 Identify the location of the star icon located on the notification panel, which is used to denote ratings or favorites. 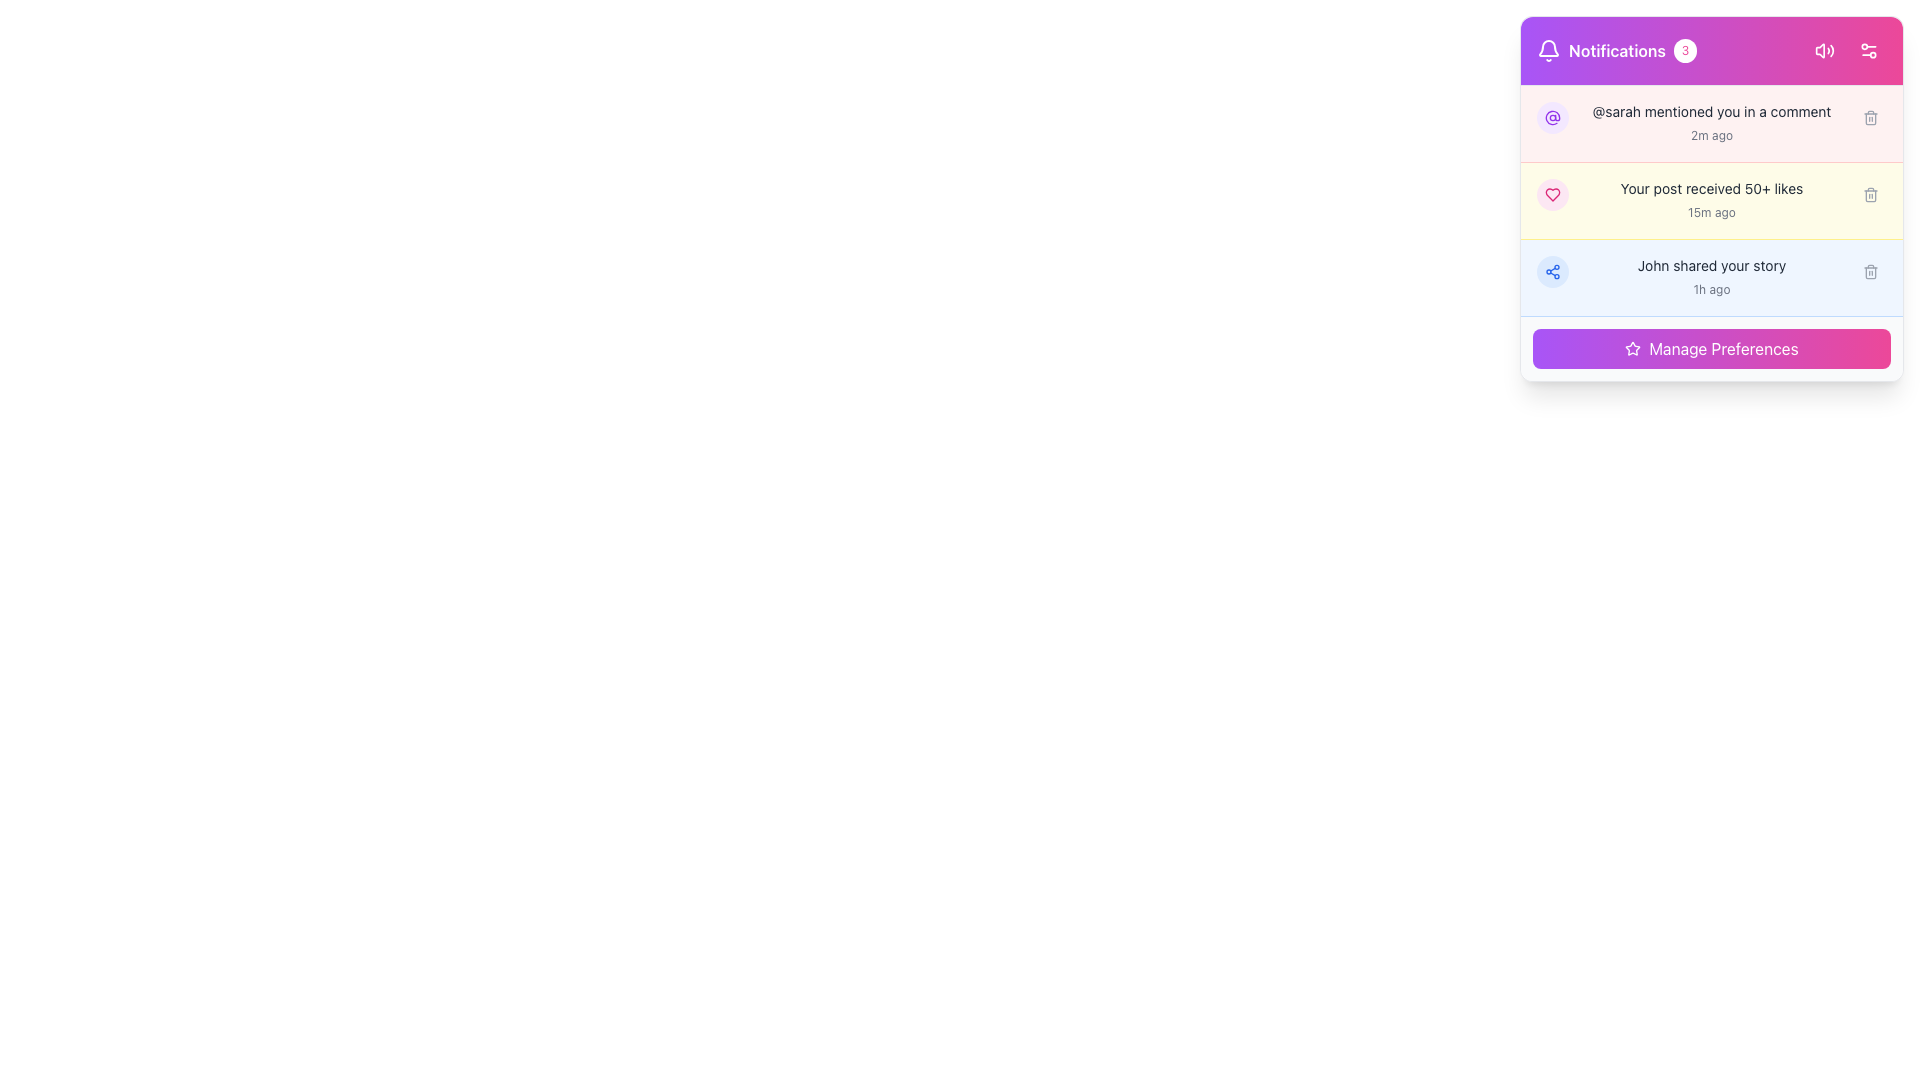
(1633, 347).